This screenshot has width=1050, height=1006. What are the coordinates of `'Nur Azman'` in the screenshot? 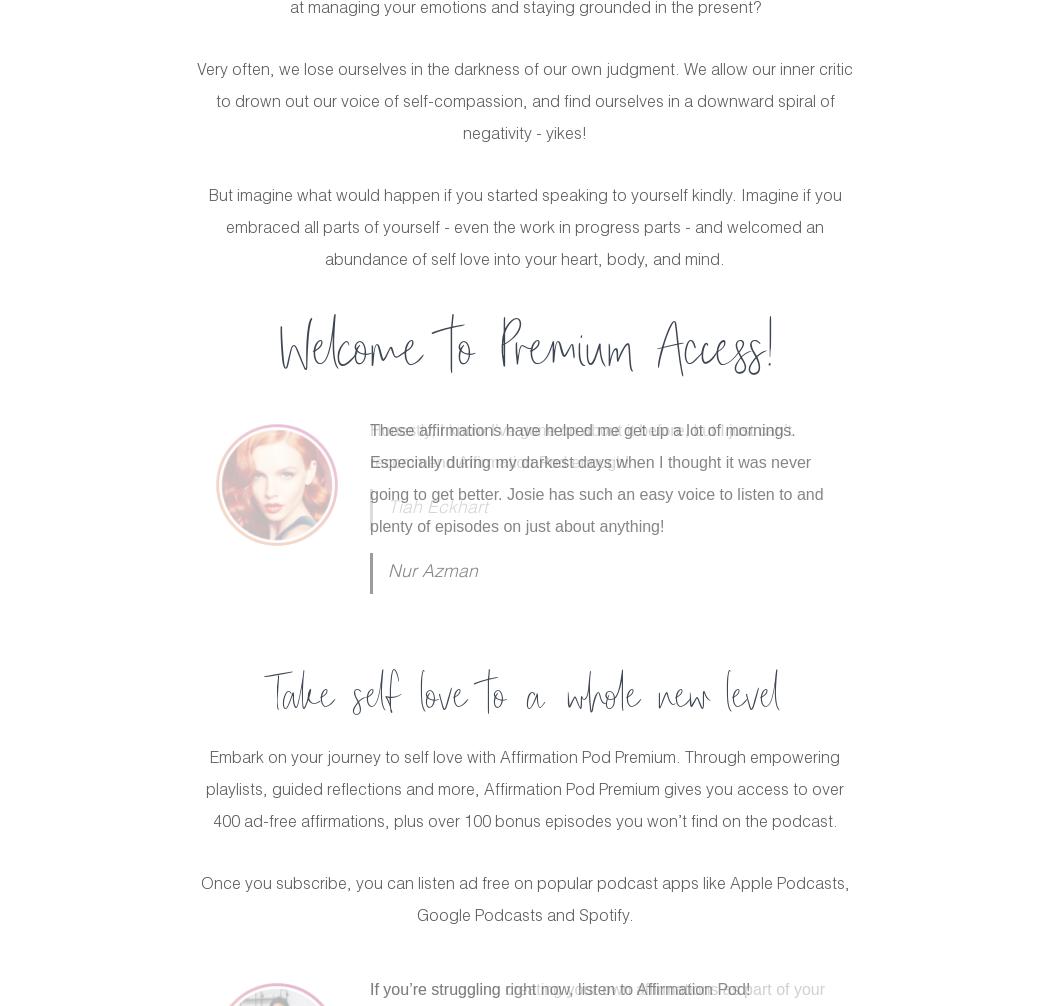 It's located at (432, 573).